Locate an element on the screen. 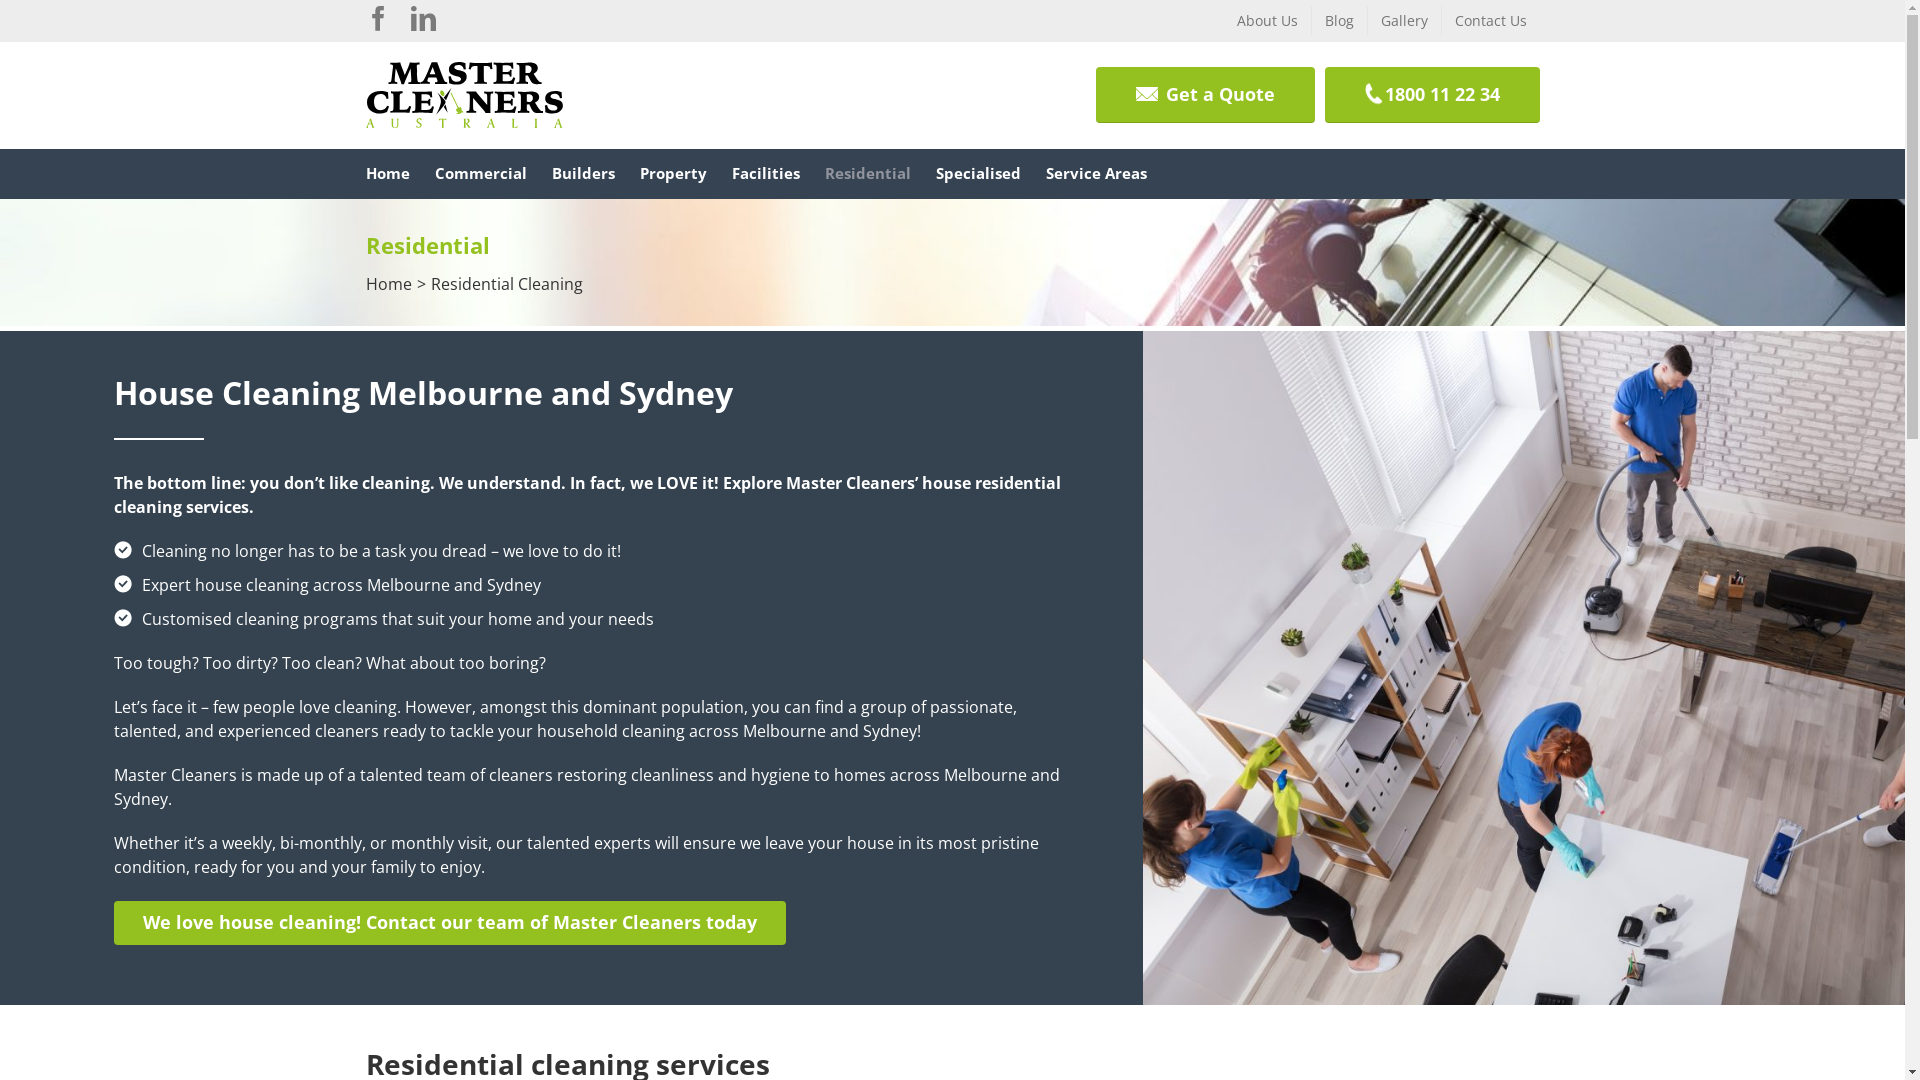 The height and width of the screenshot is (1080, 1920). '1800 11 22 34' is located at coordinates (1430, 95).